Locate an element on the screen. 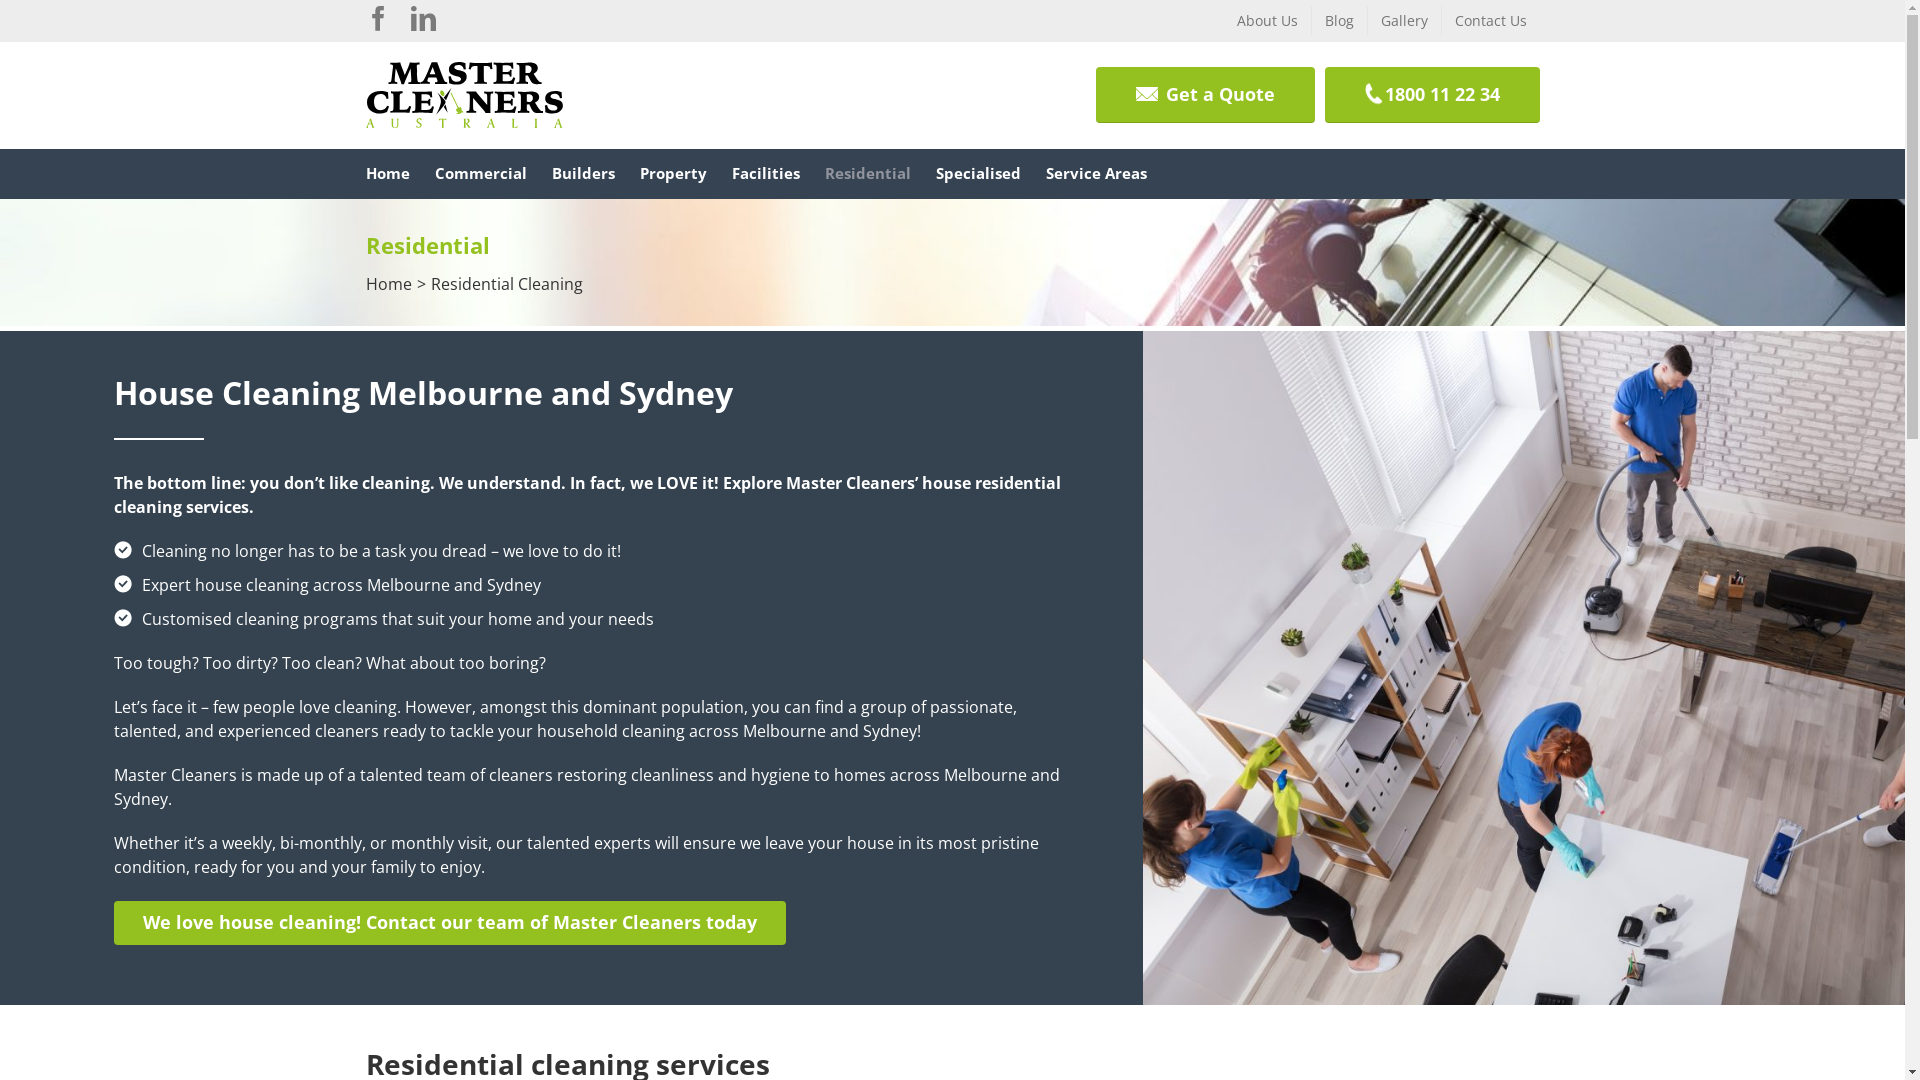 The height and width of the screenshot is (1080, 1920). '1800 11 22 34' is located at coordinates (1430, 95).